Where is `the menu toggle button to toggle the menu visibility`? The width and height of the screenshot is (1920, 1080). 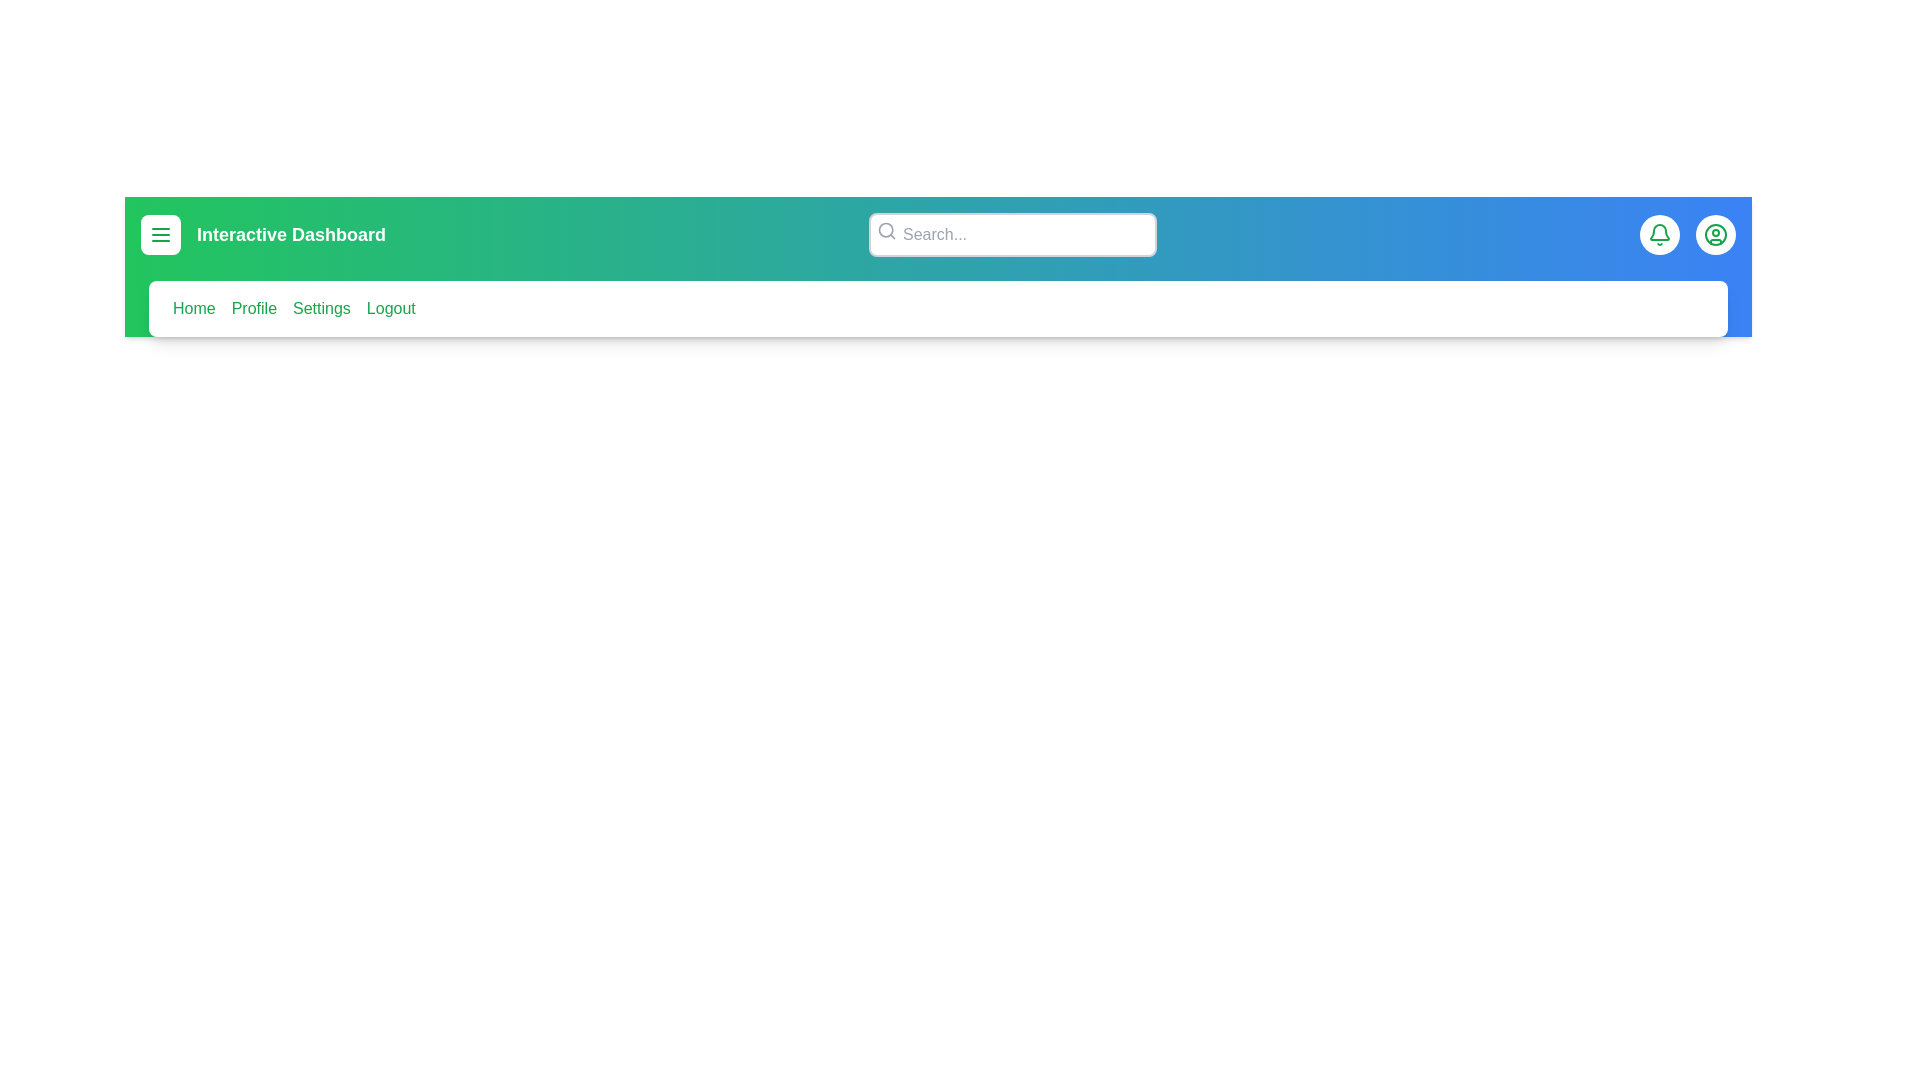
the menu toggle button to toggle the menu visibility is located at coordinates (161, 234).